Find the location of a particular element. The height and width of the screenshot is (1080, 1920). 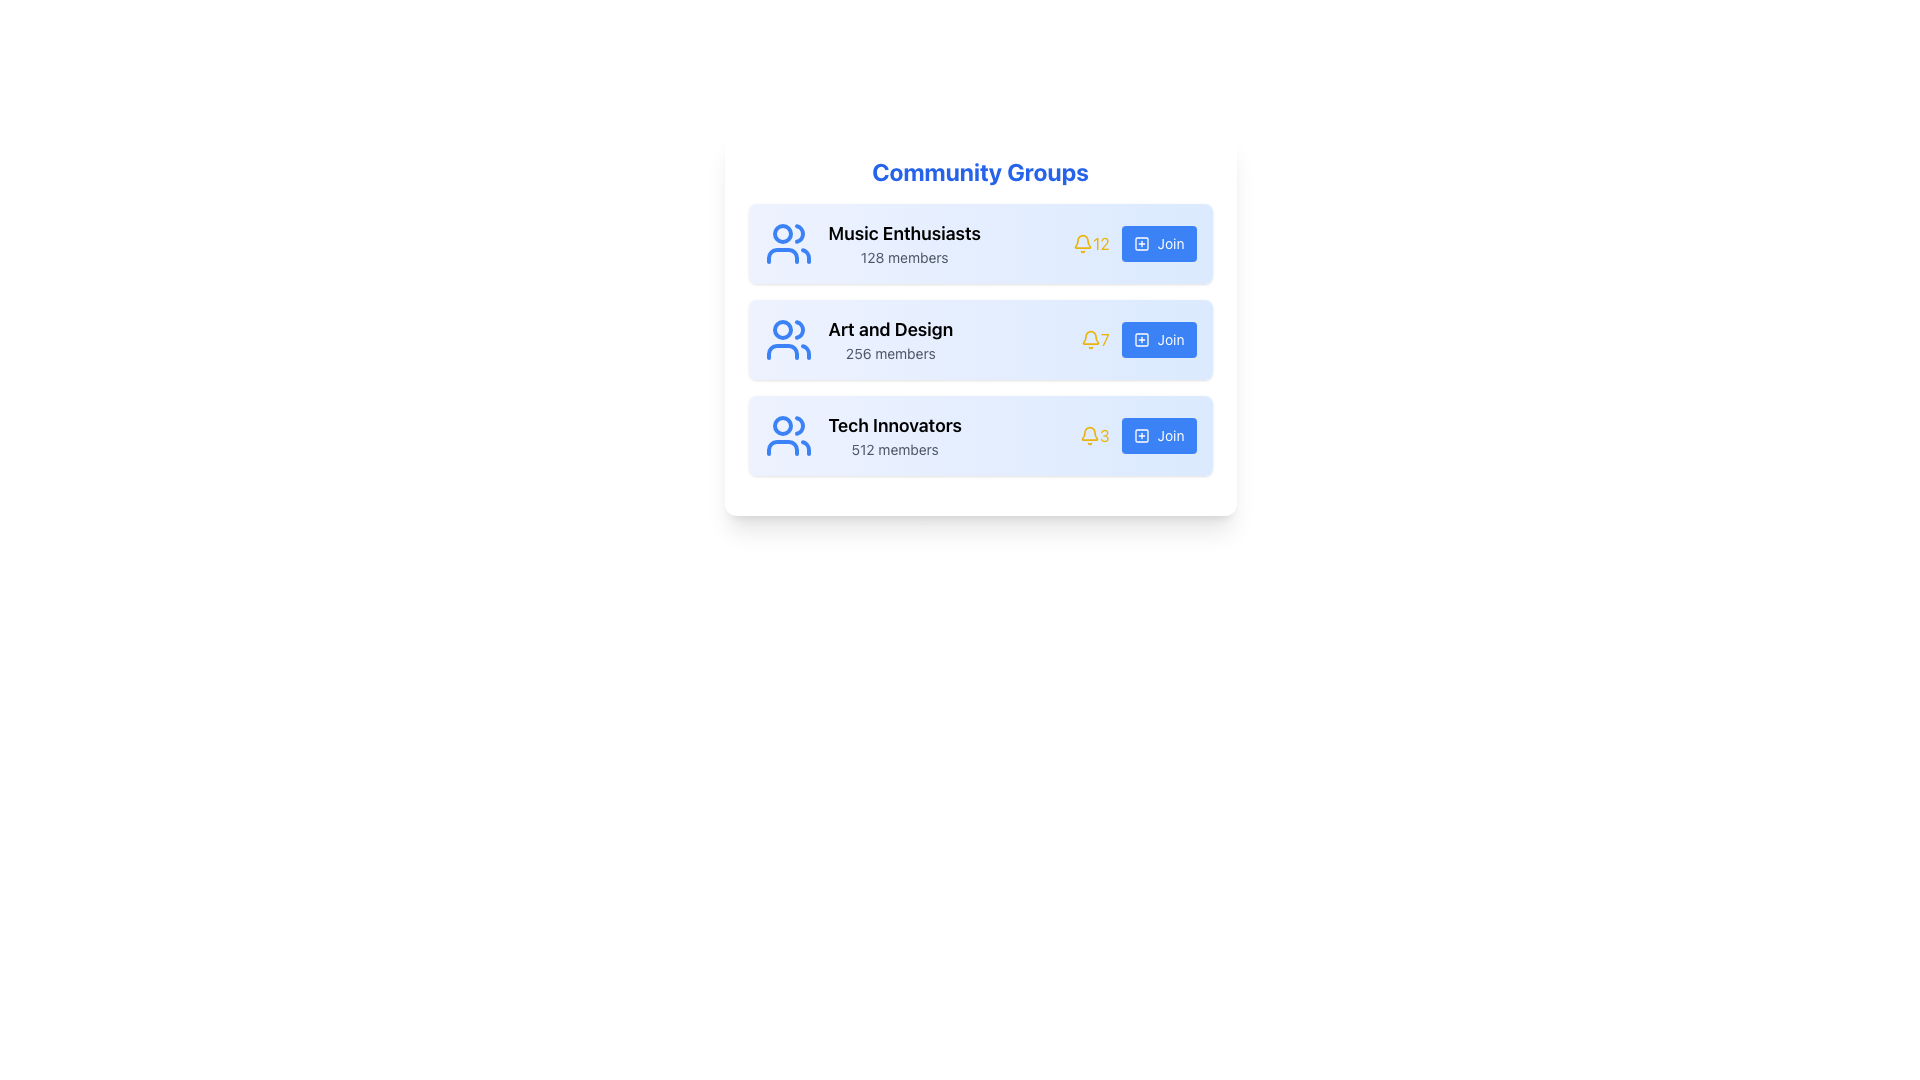

text displayed in the second group listing for community groups, which shows the name of the community group and the corresponding member count is located at coordinates (858, 338).